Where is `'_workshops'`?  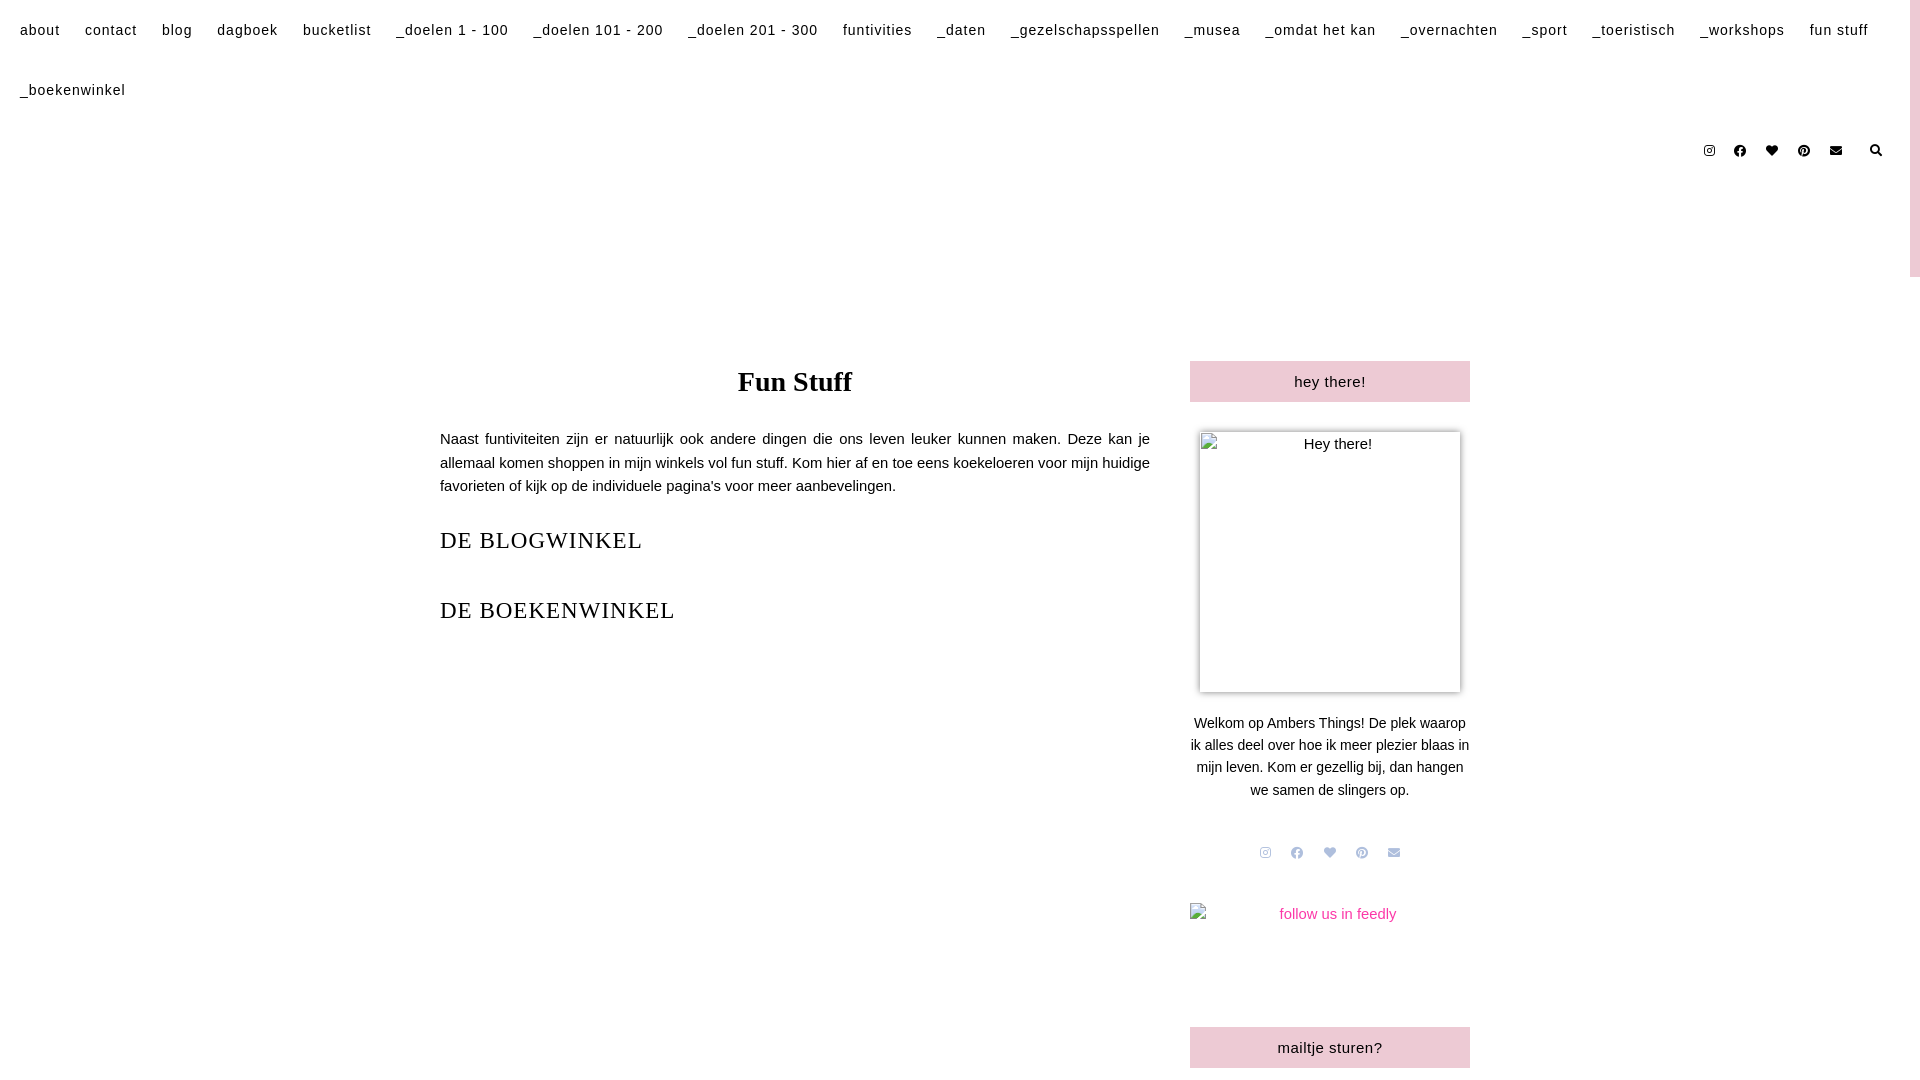
'_workshops' is located at coordinates (1698, 30).